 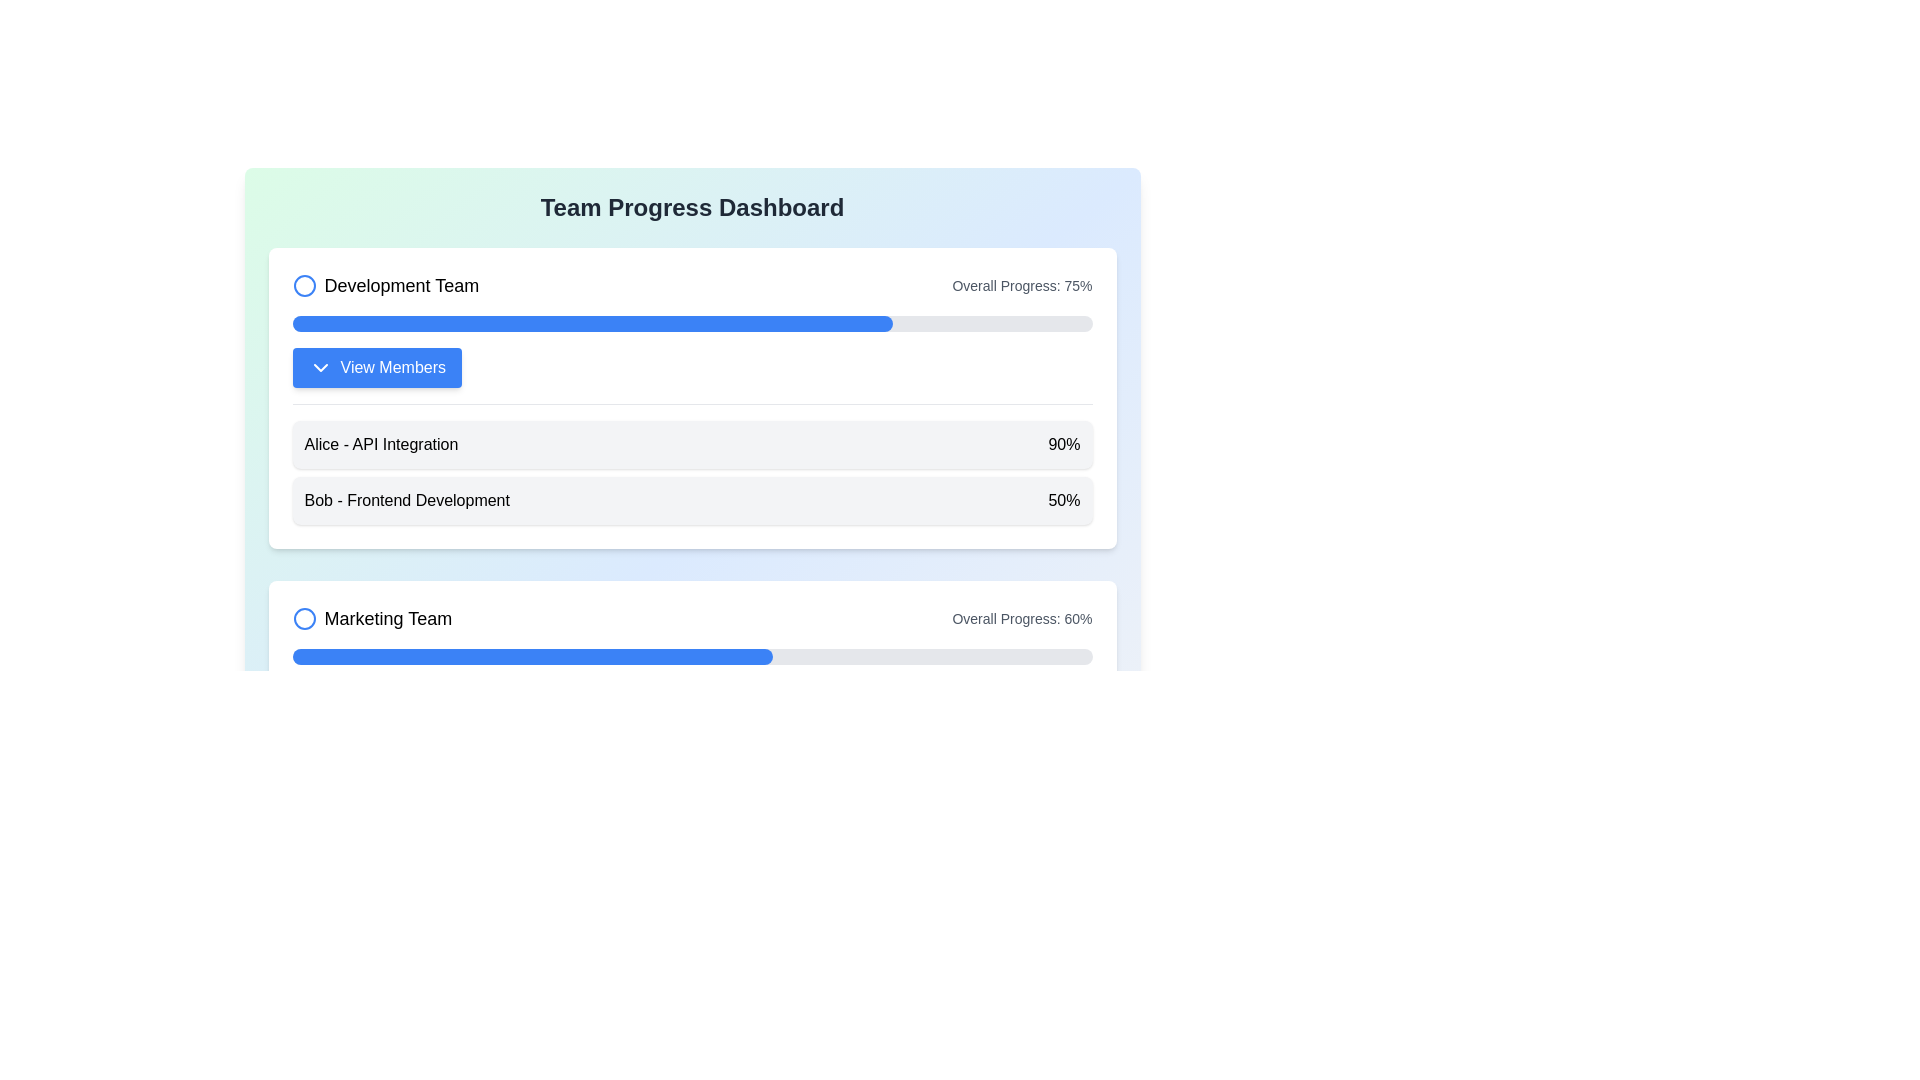 I want to click on the progress bar located at the center of the 'Development Team' section, so click(x=692, y=323).